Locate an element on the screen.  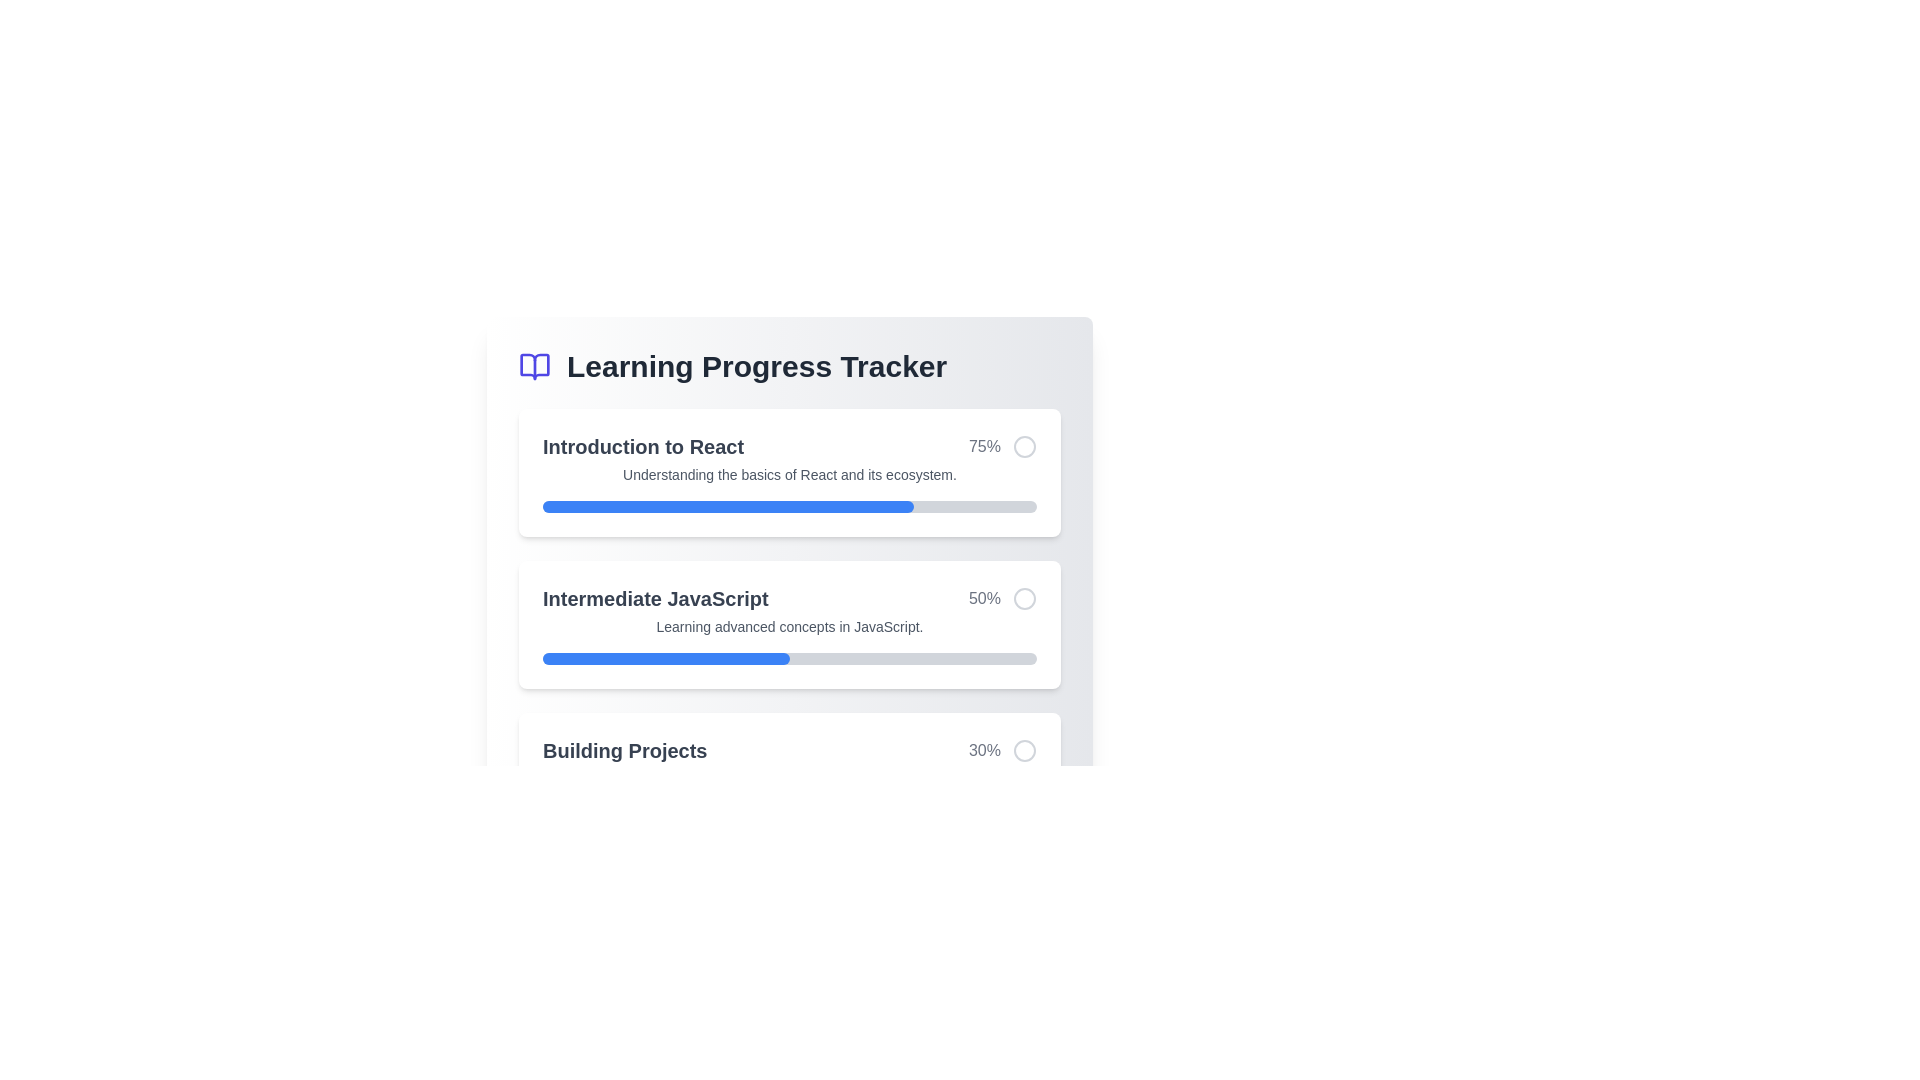
text label that says 'Understanding the basics of React and its ecosystem.' which is styled with gray font and located beneath the title 'Introduction to React' in the learning module card is located at coordinates (789, 474).